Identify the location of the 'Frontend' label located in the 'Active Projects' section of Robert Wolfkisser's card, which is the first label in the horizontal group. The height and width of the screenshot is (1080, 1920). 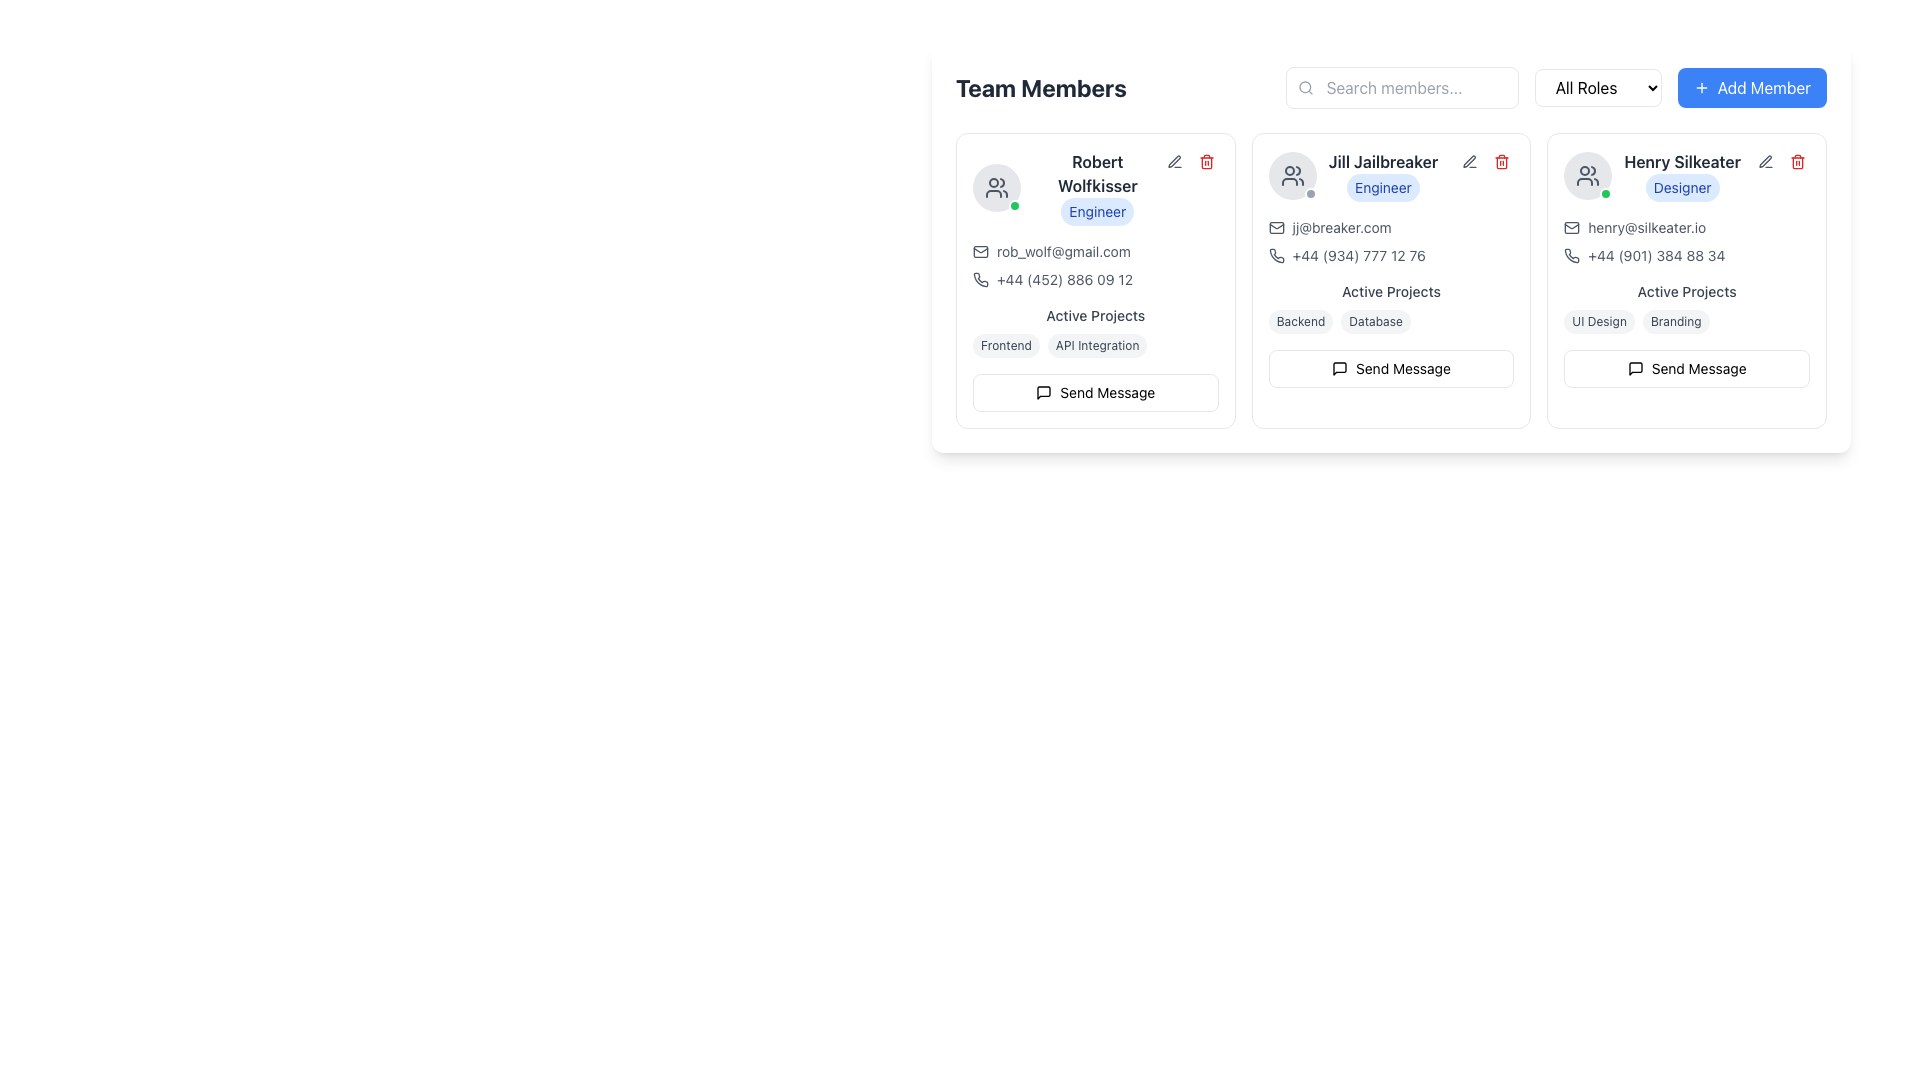
(1006, 345).